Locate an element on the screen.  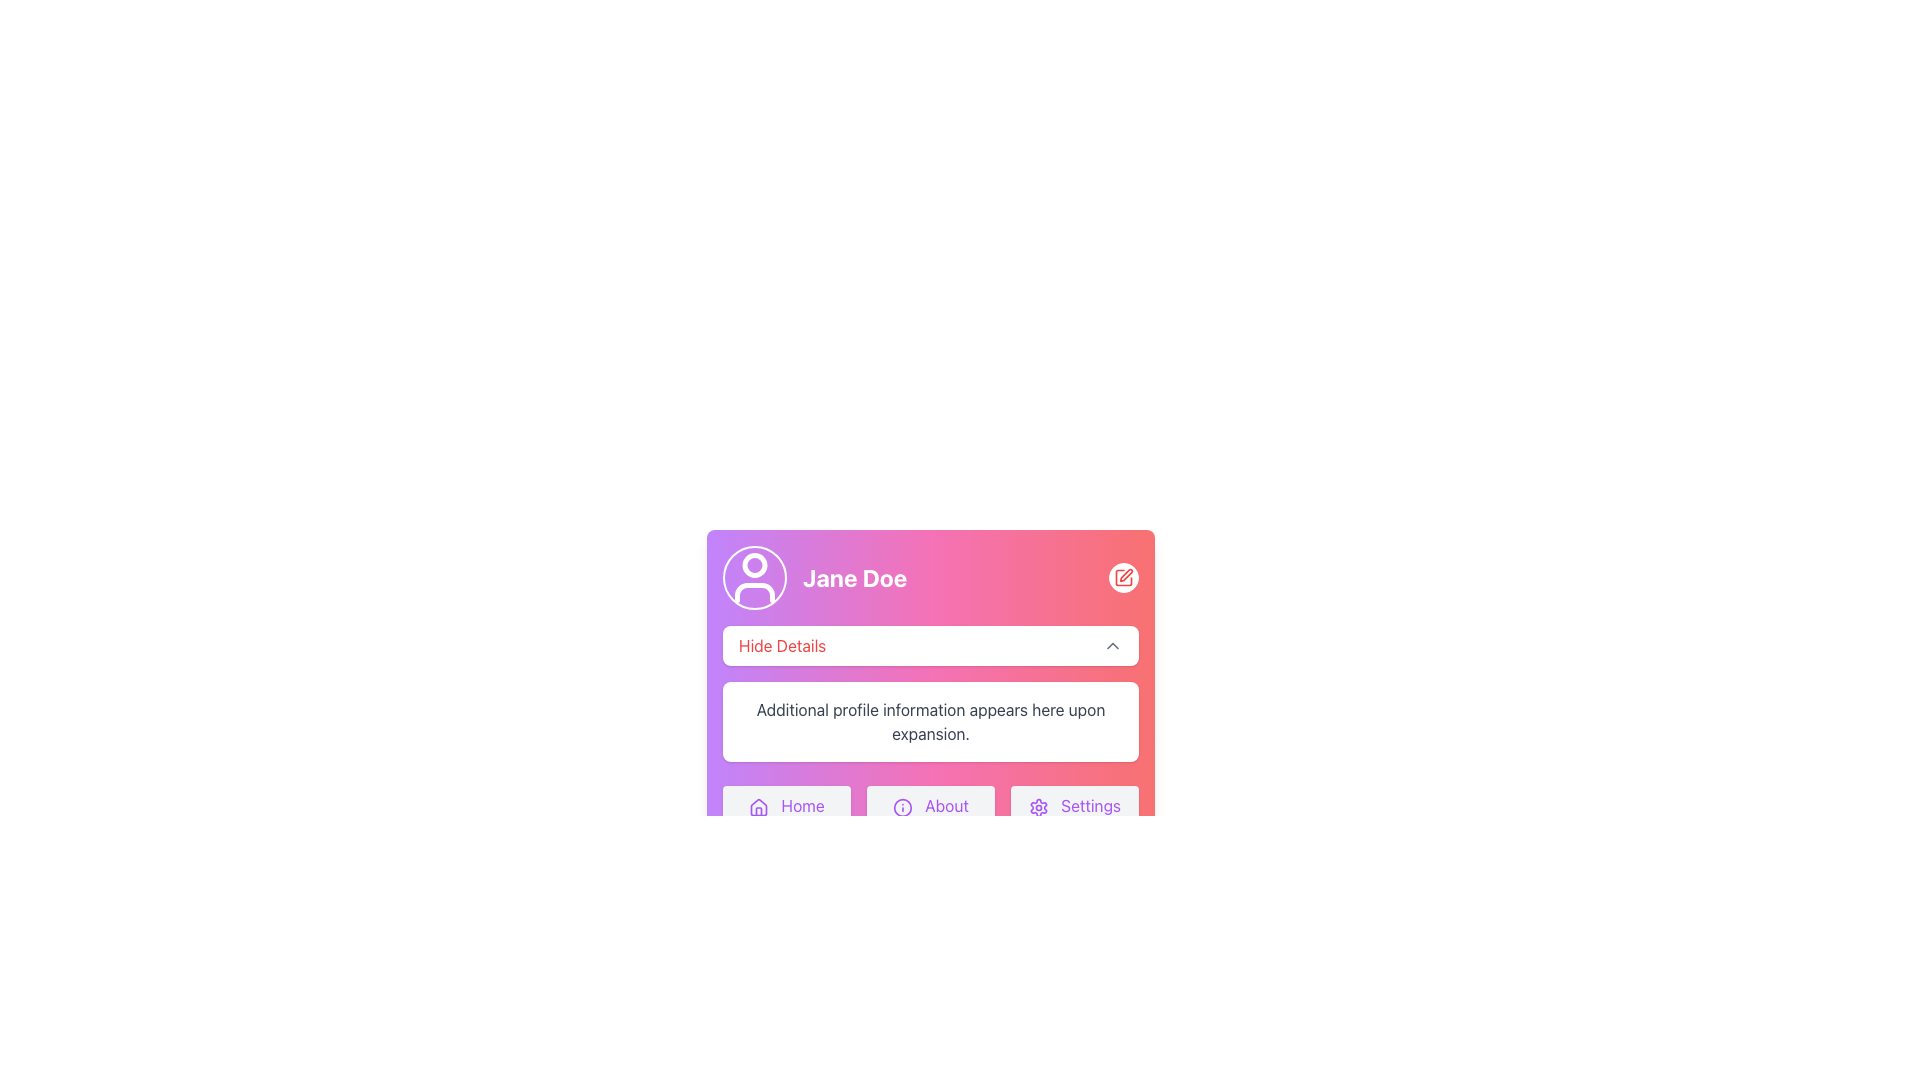
the purple house icon located to the left of the 'Home' text in the bottom navigation bar is located at coordinates (758, 806).